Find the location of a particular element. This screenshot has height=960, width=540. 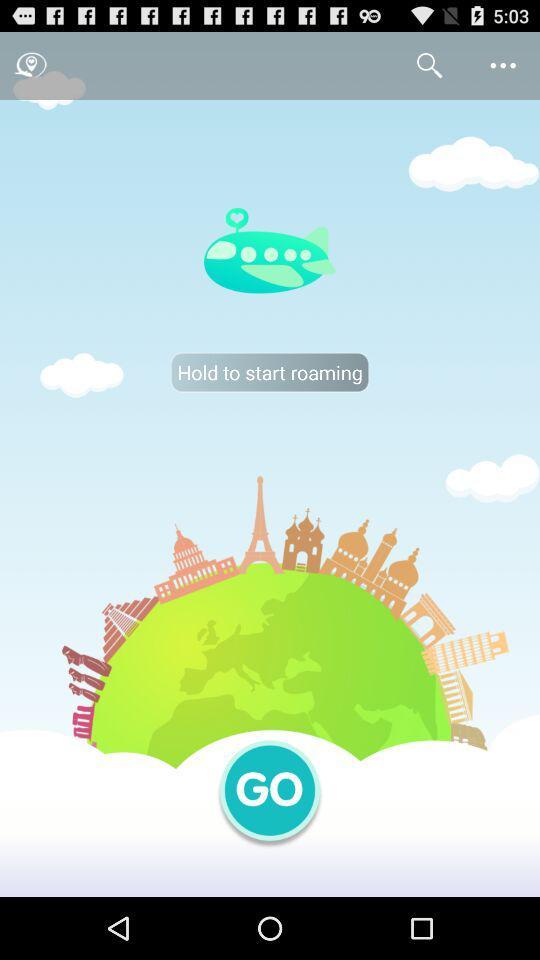

the location icon is located at coordinates (30, 70).